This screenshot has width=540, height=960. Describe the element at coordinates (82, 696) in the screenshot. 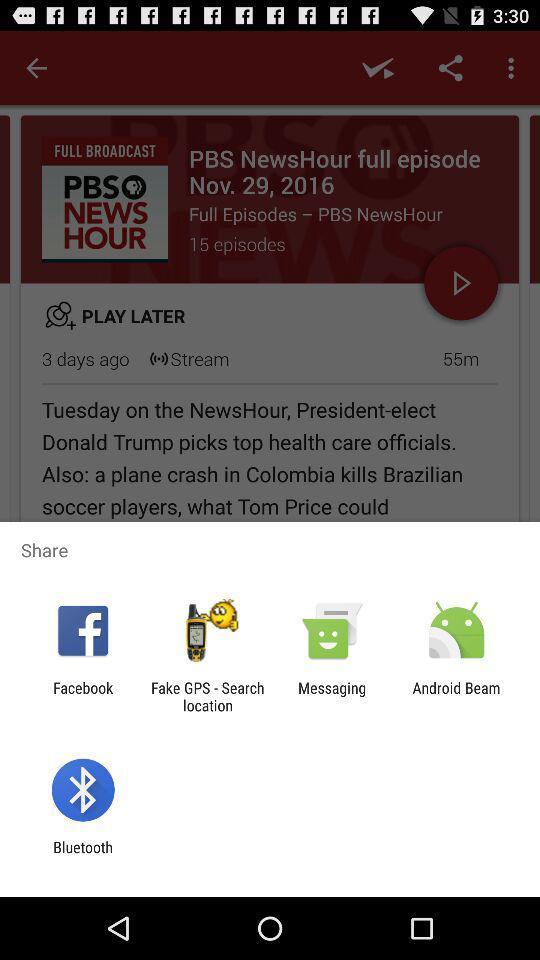

I see `facebook` at that location.